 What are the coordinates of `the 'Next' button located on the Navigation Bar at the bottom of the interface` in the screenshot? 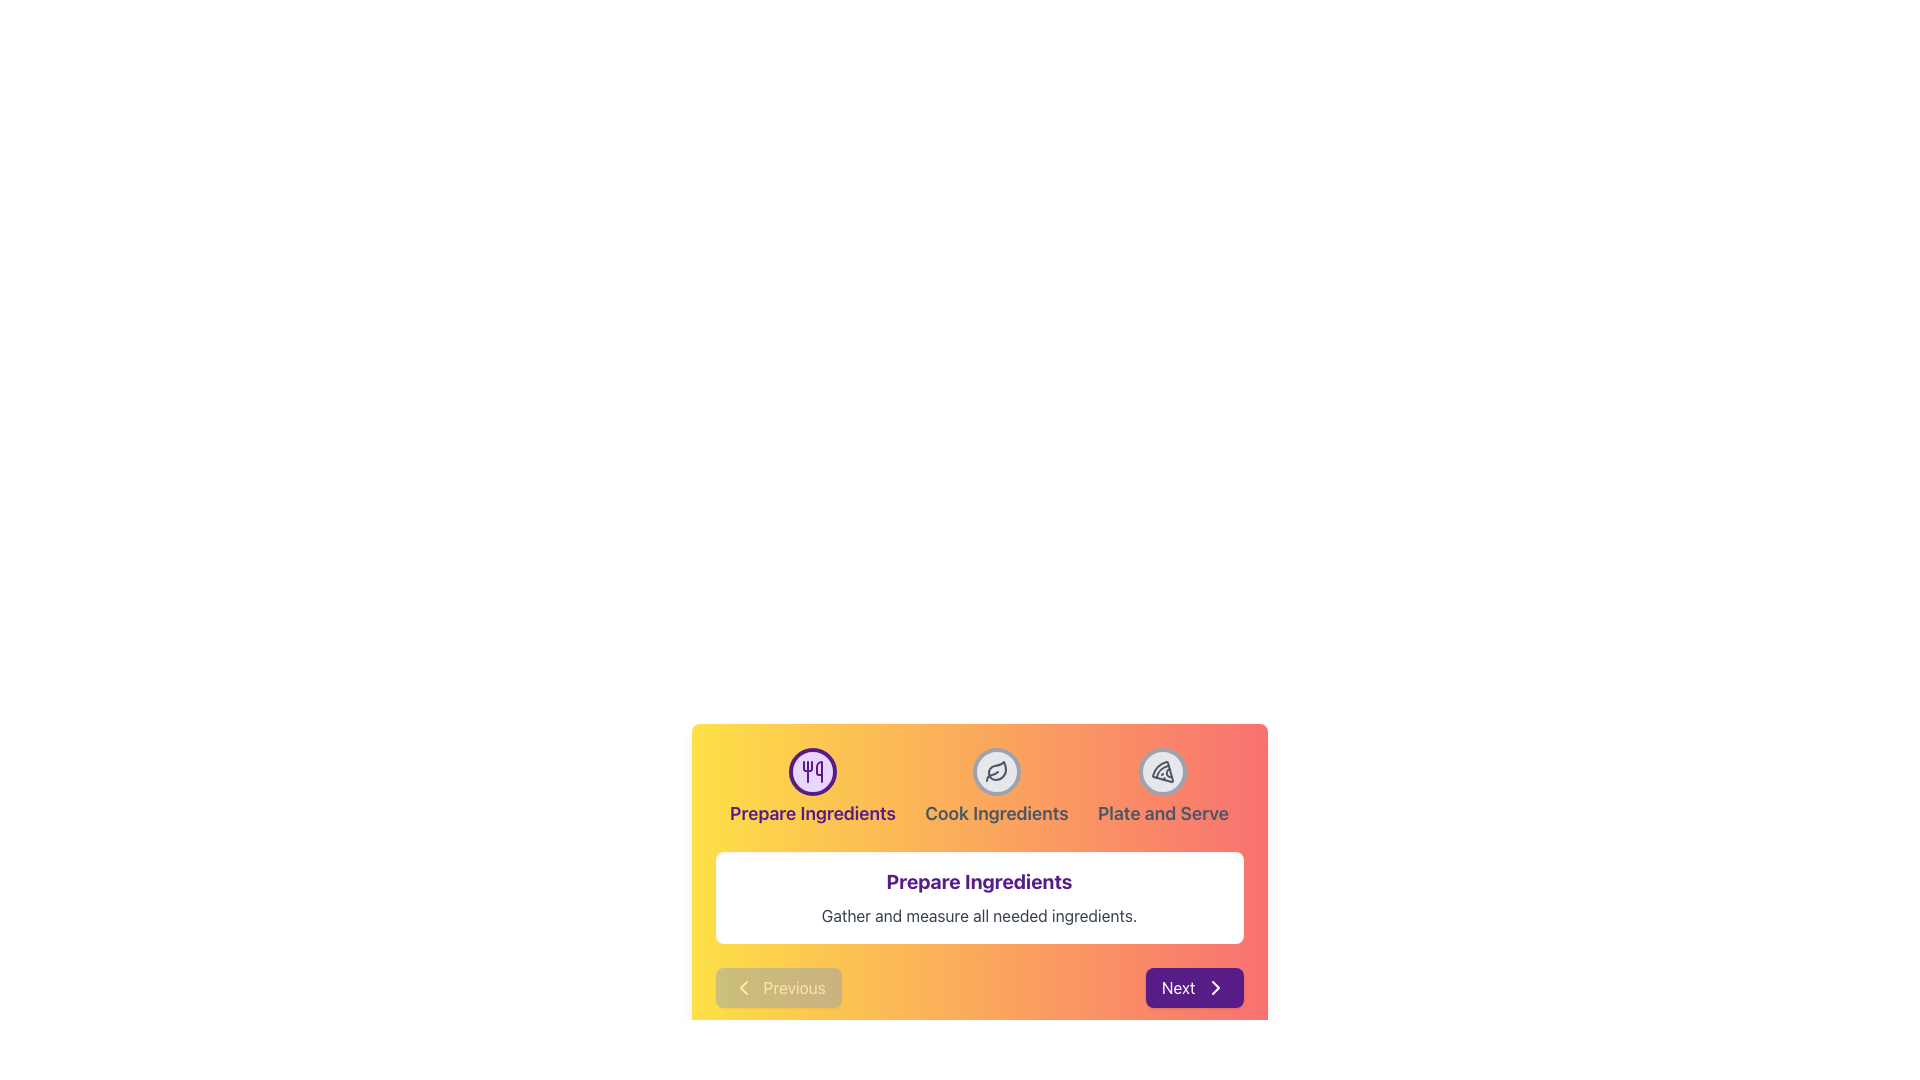 It's located at (979, 986).